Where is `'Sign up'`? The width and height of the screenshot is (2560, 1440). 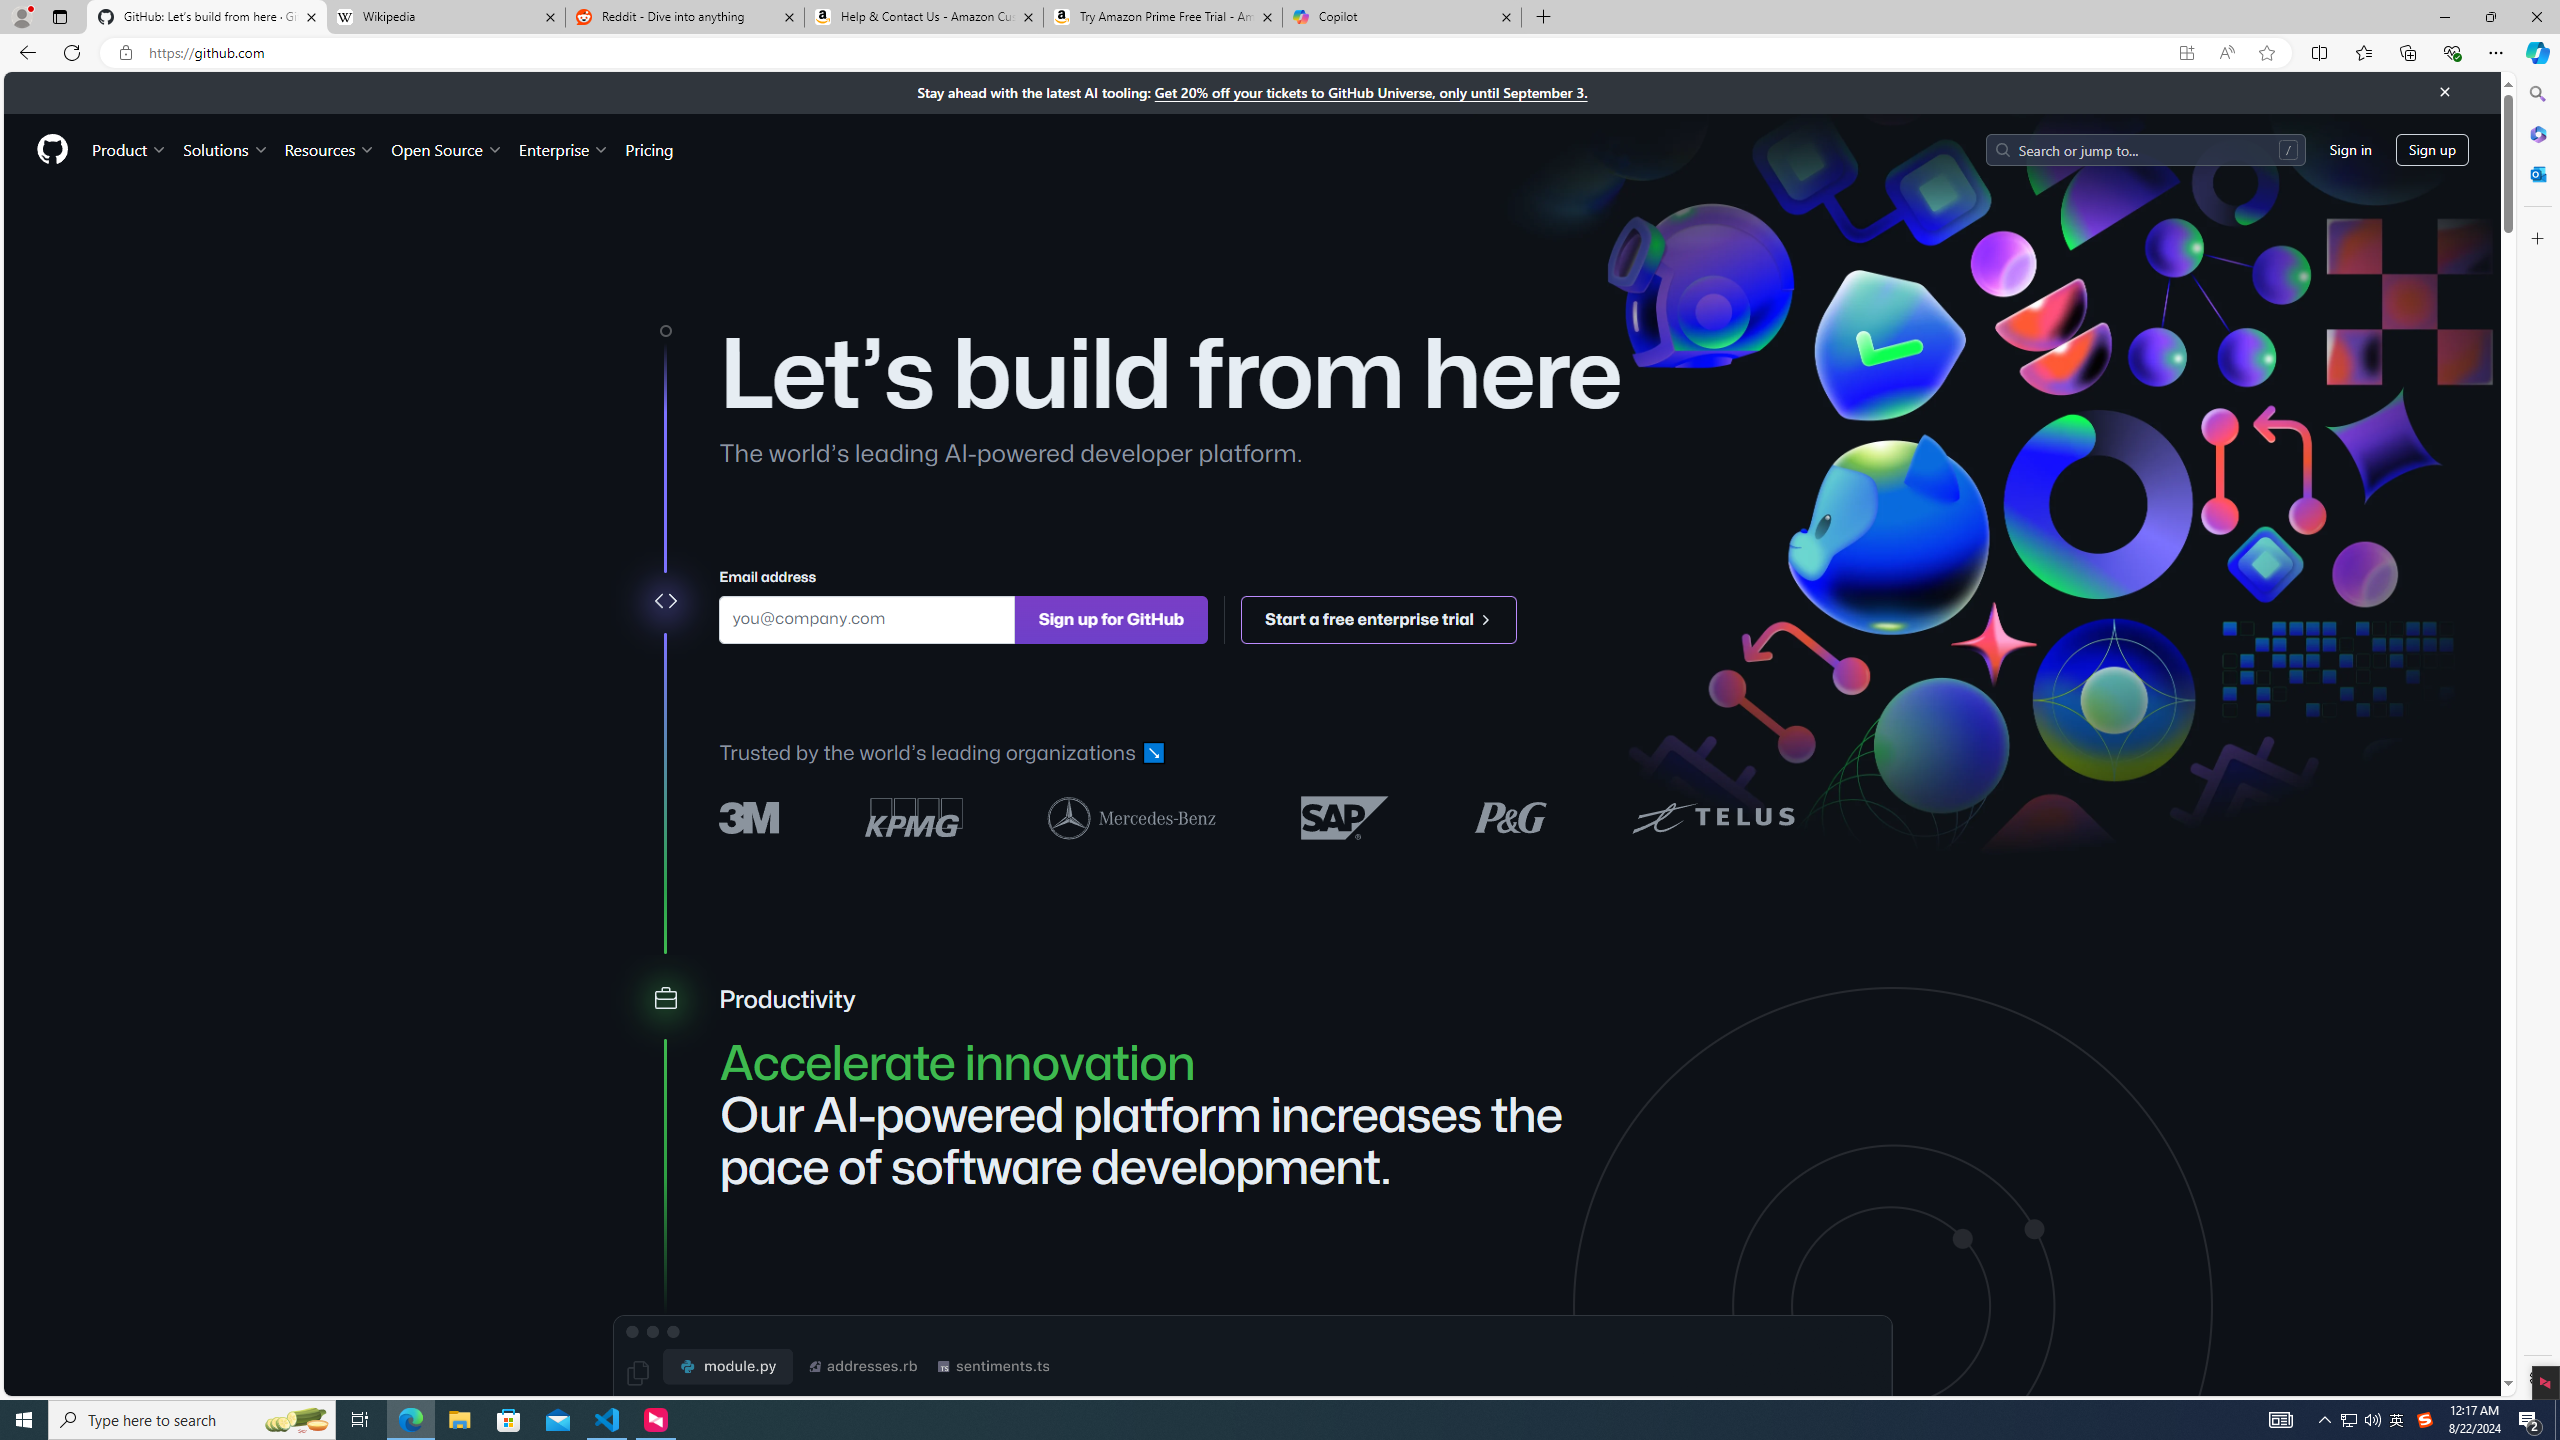 'Sign up' is located at coordinates (2431, 149).